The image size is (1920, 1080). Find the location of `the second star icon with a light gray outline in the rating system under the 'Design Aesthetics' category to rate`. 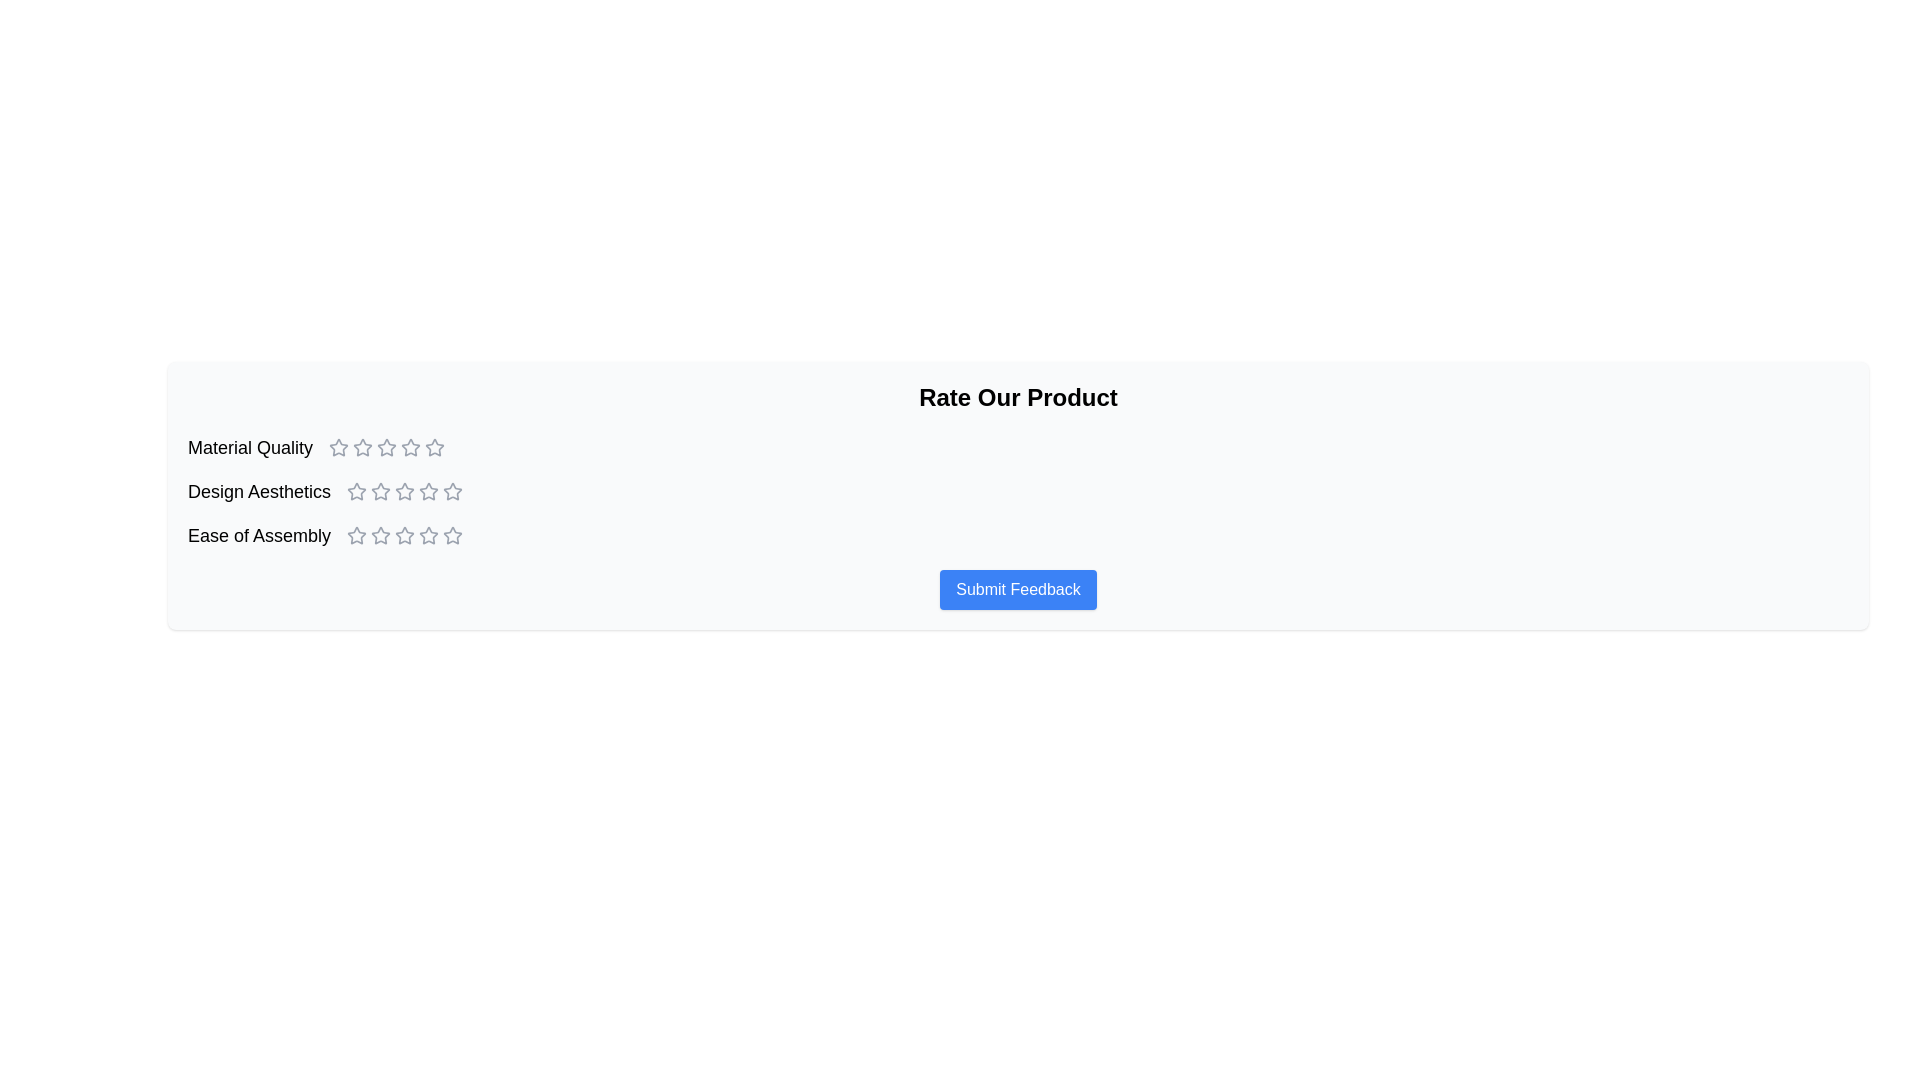

the second star icon with a light gray outline in the rating system under the 'Design Aesthetics' category to rate is located at coordinates (381, 491).